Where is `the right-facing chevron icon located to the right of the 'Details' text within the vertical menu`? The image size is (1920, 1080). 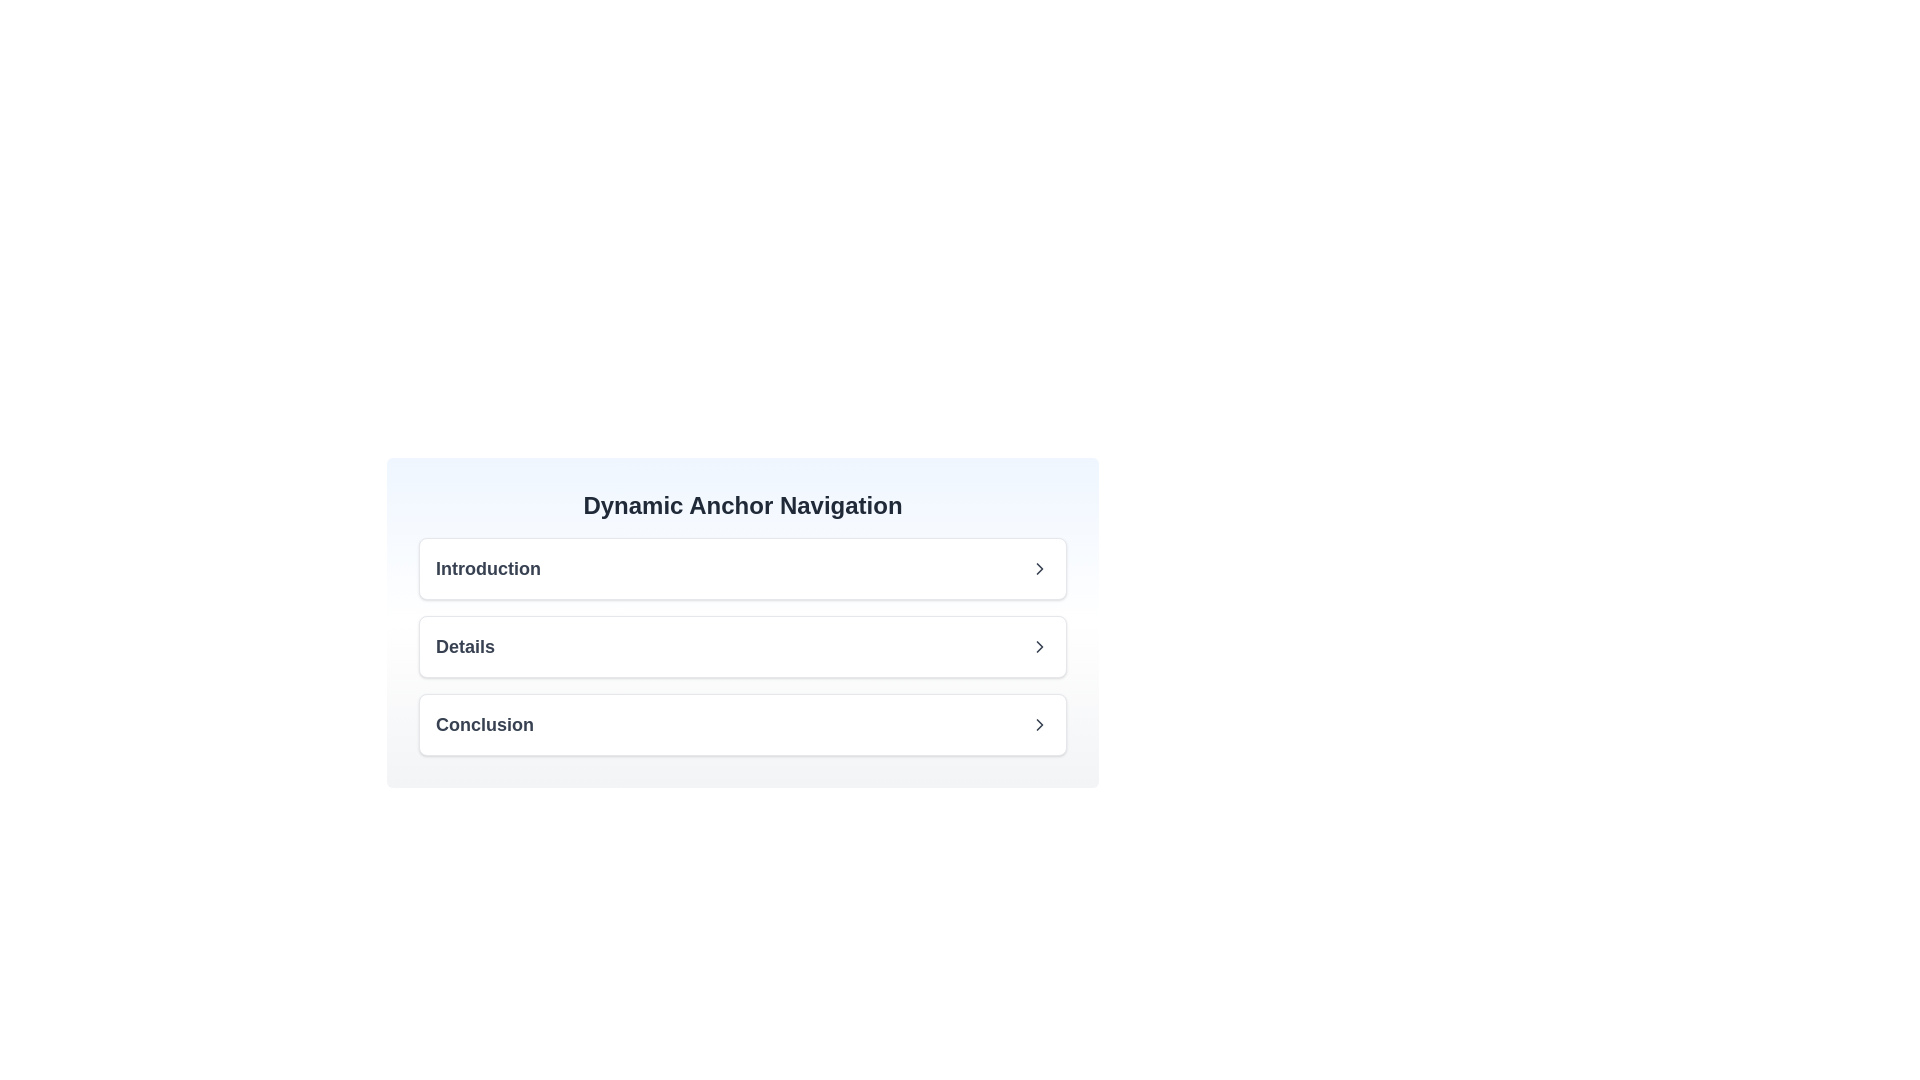 the right-facing chevron icon located to the right of the 'Details' text within the vertical menu is located at coordinates (1040, 647).